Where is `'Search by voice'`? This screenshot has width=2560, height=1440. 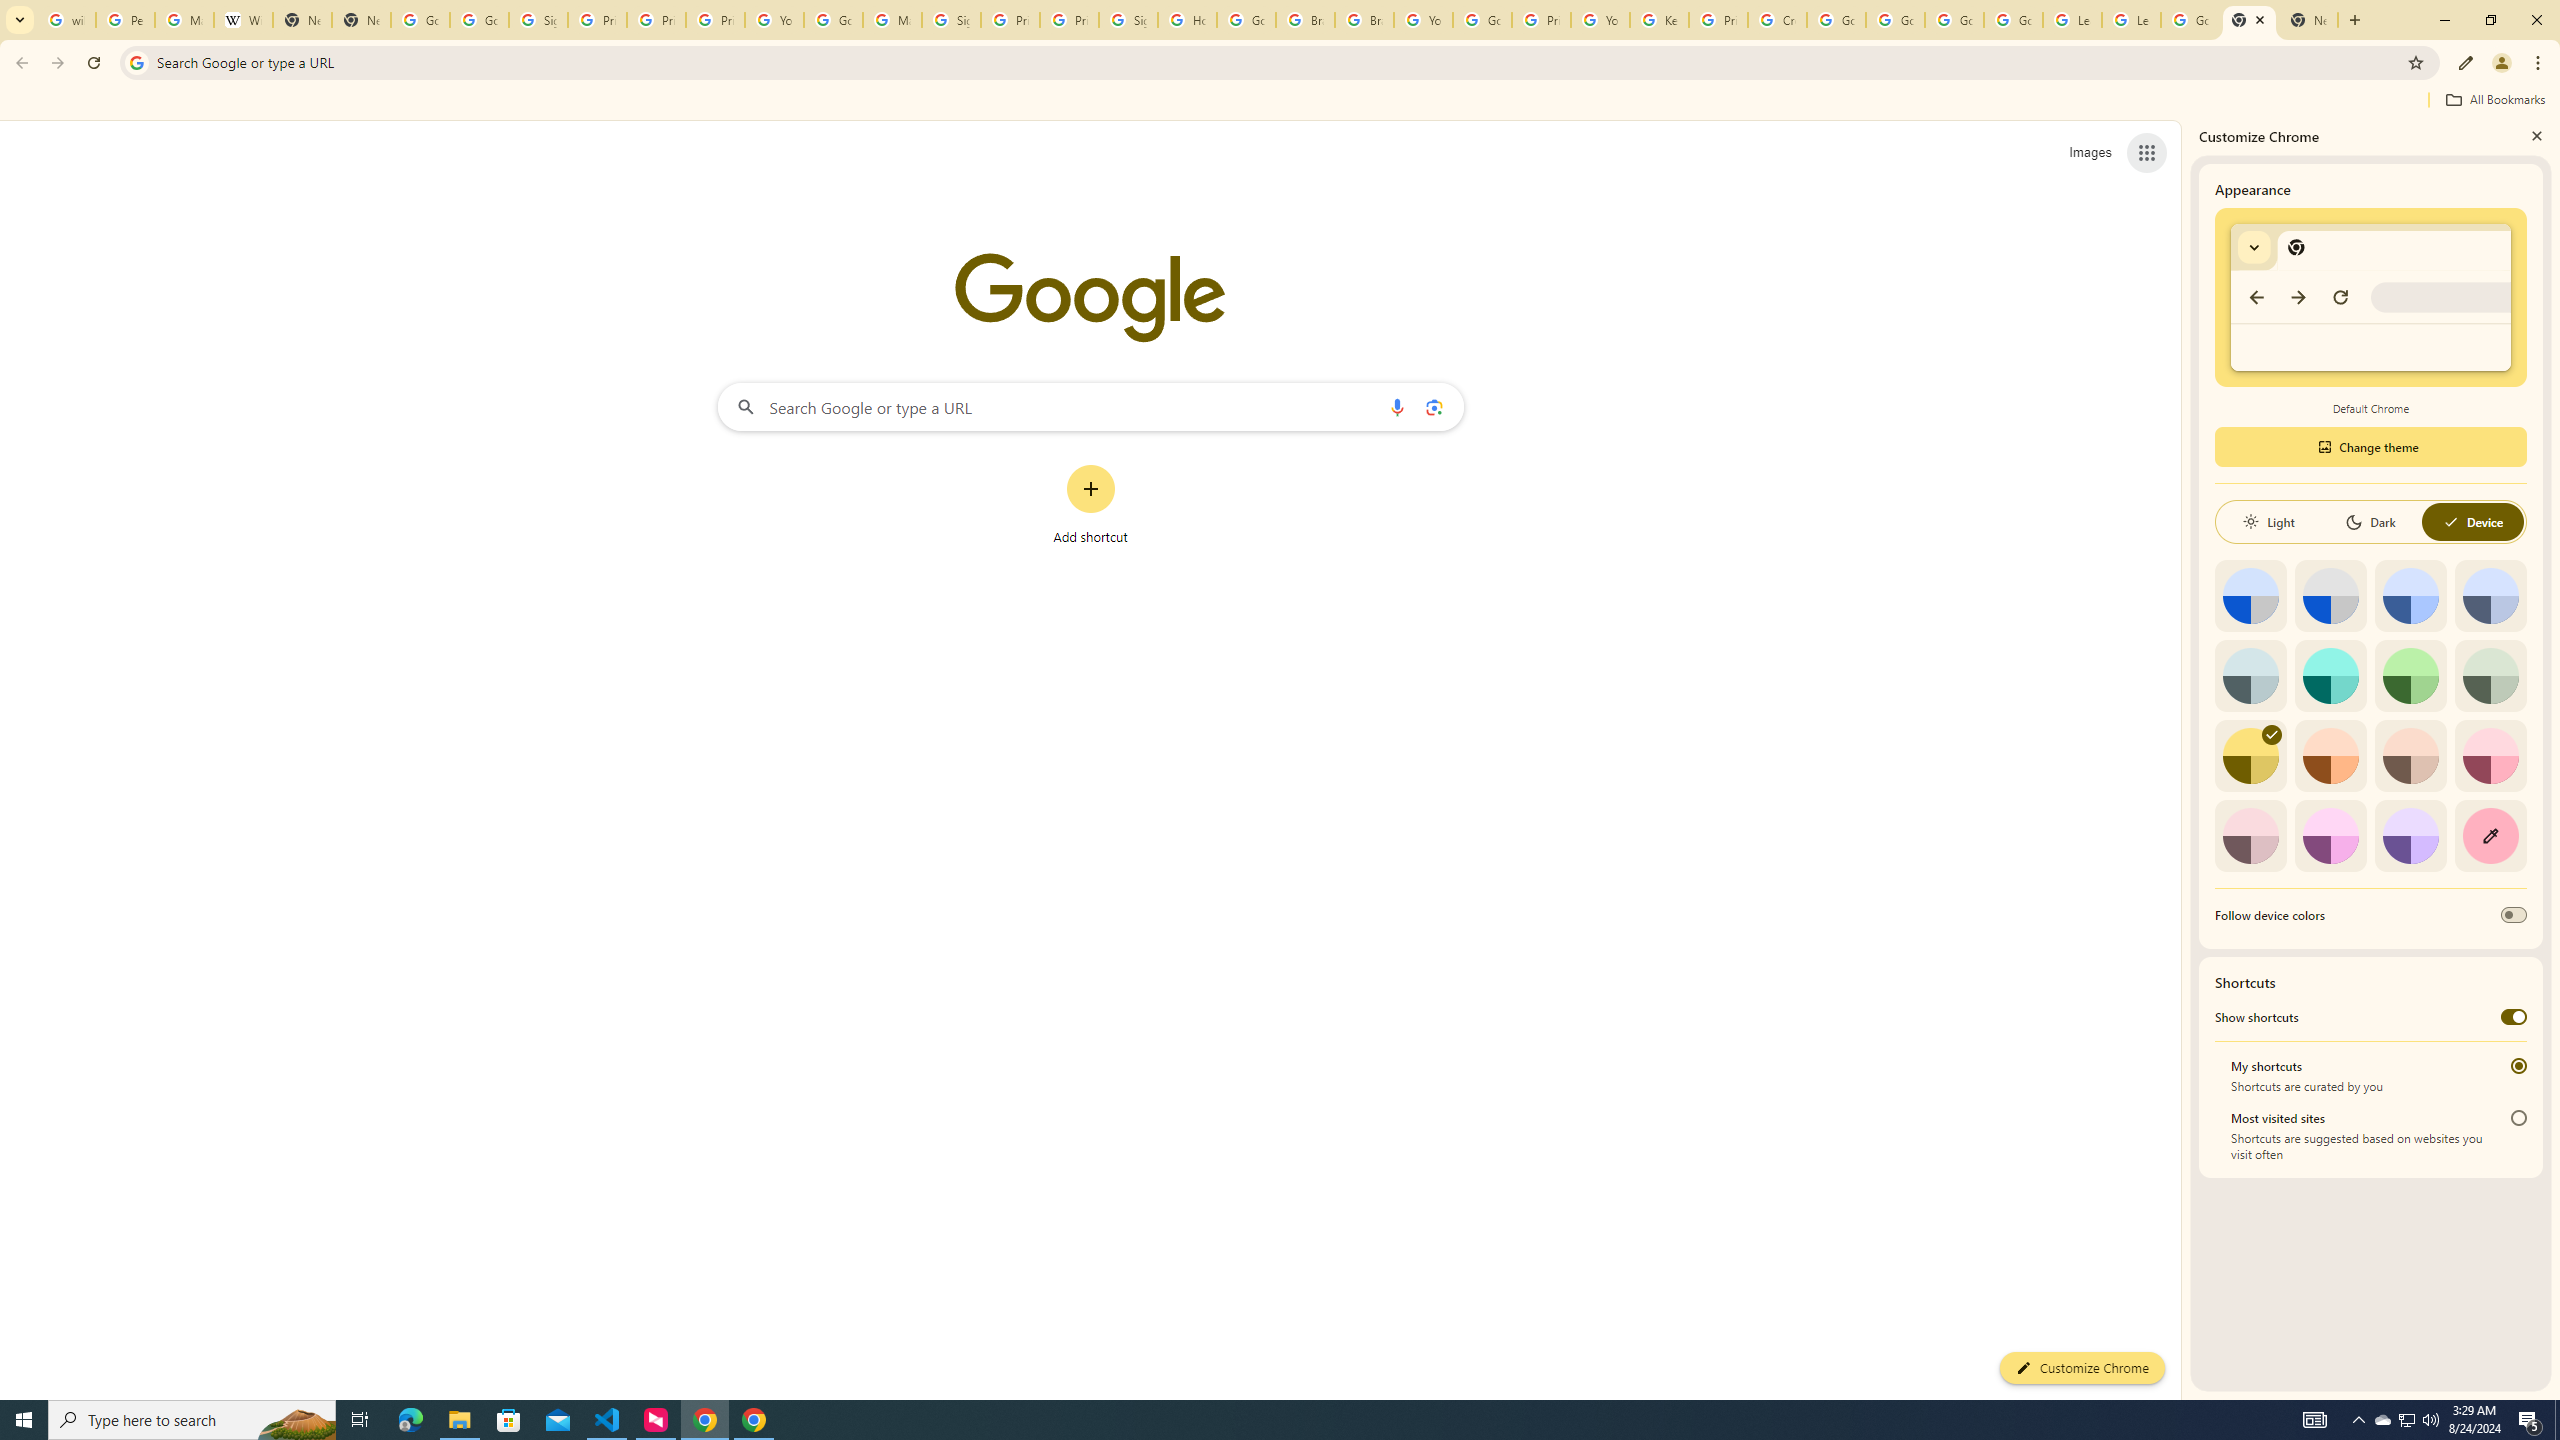
'Search by voice' is located at coordinates (1397, 405).